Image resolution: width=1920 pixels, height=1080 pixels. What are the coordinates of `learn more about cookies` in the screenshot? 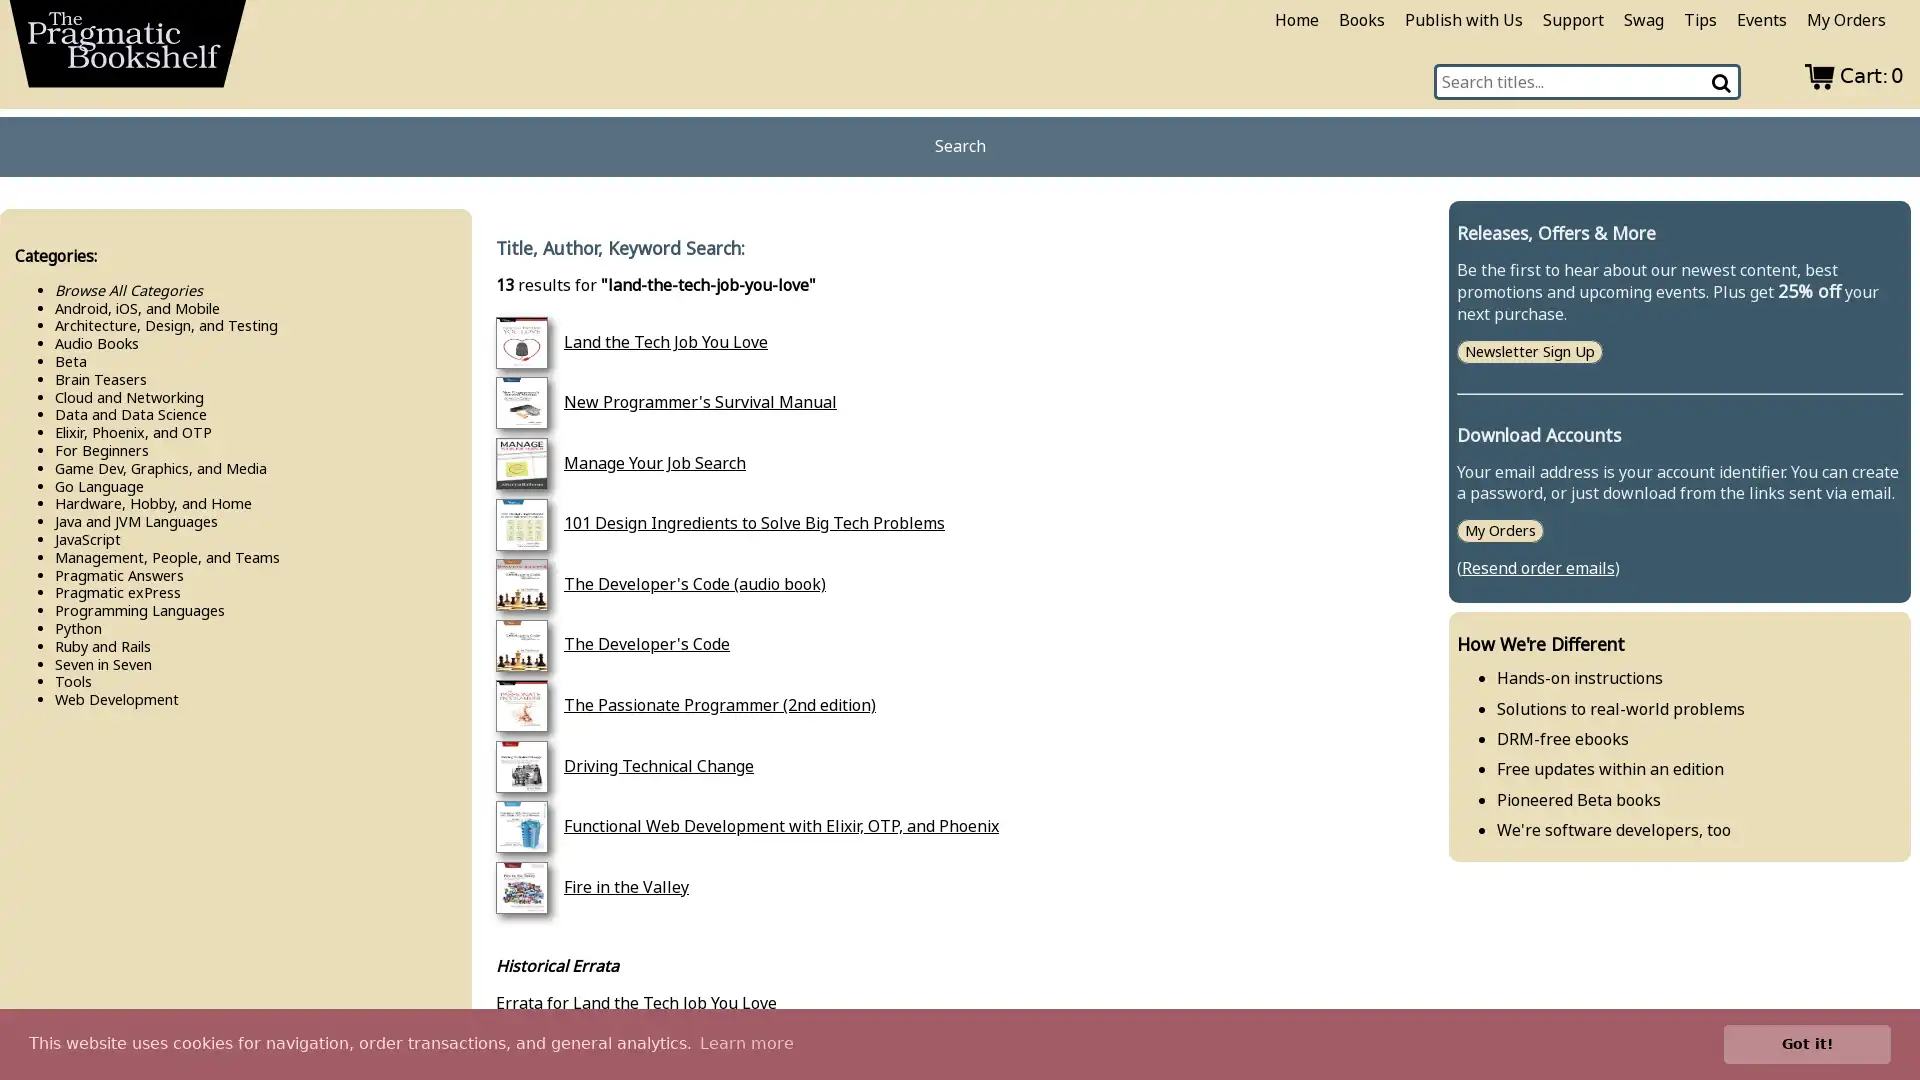 It's located at (745, 1043).